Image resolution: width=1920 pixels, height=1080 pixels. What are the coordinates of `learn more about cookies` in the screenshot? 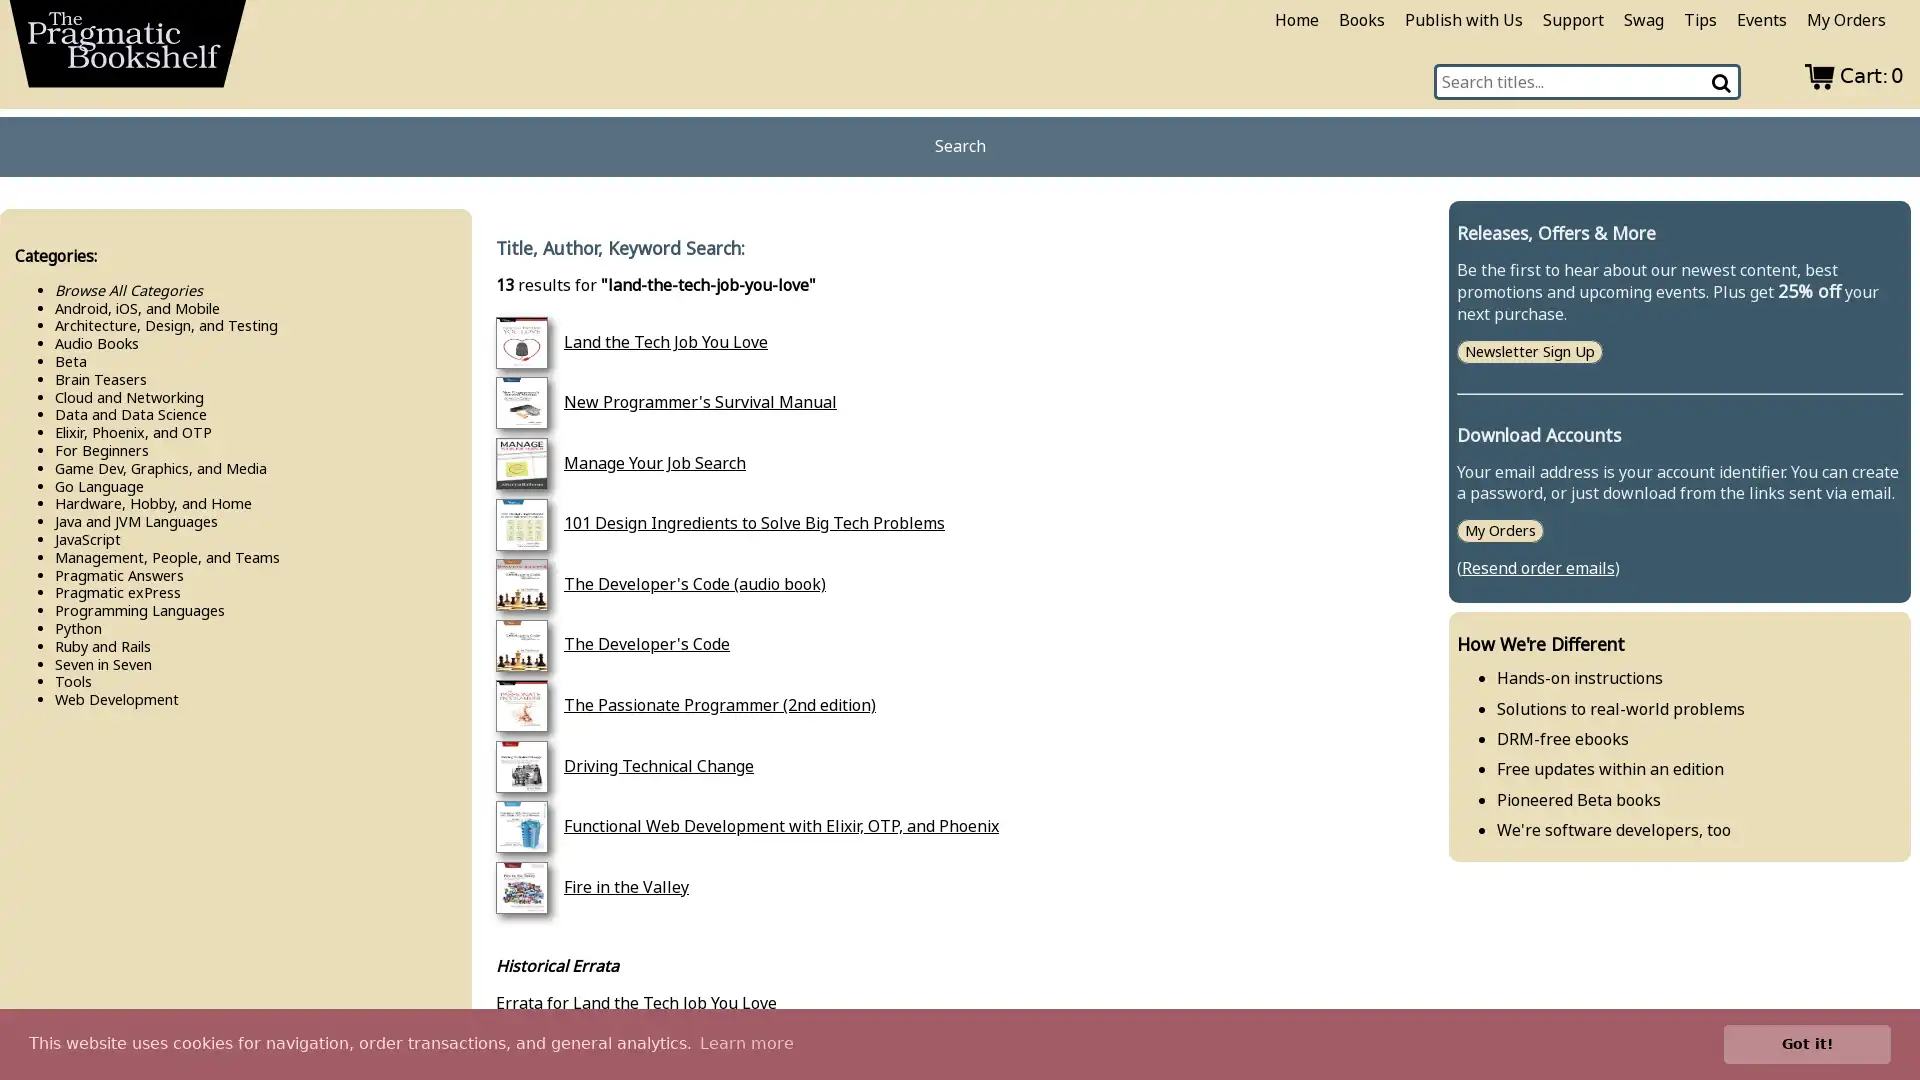 It's located at (745, 1043).